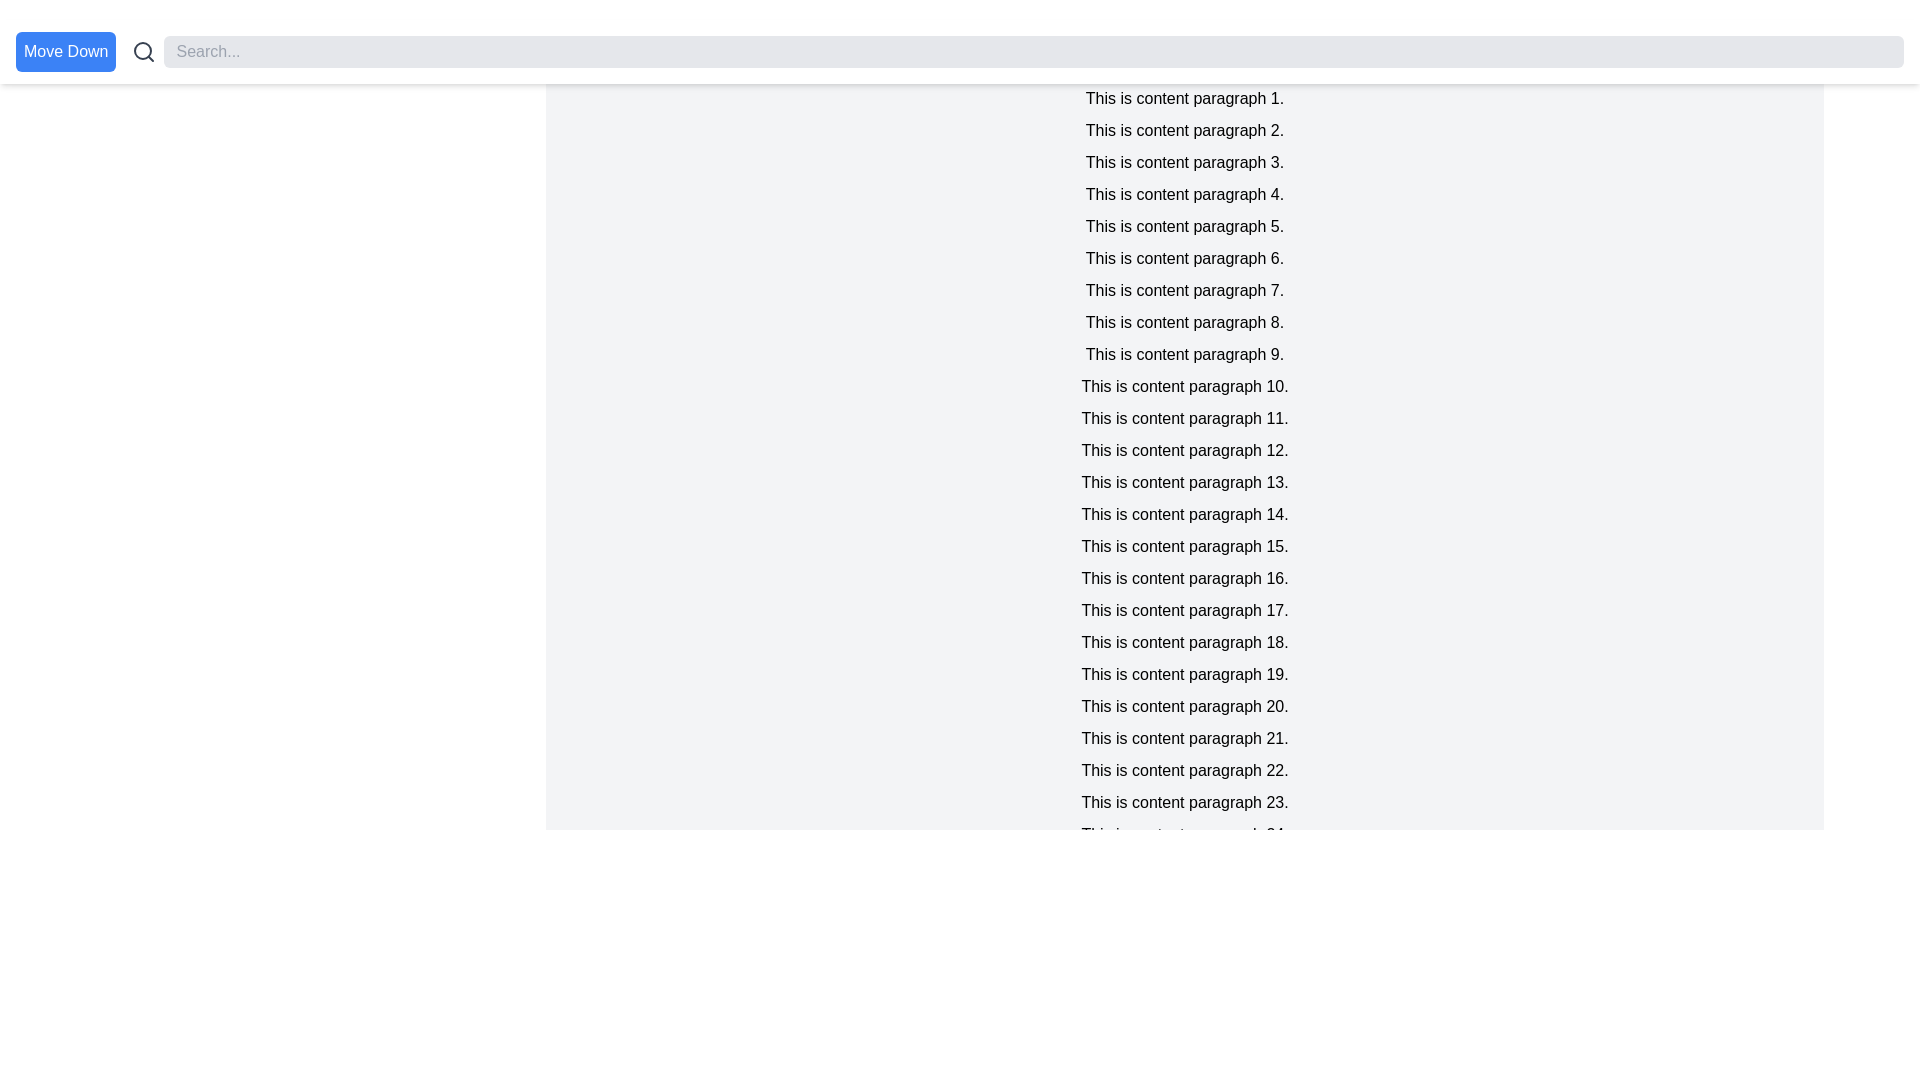 The width and height of the screenshot is (1920, 1080). I want to click on the 9th informational paragraph in the vertical list of paragraphs, which is located beneath 'This is content paragraph 8.' and above 'This is content paragraph 10.', so click(1185, 353).